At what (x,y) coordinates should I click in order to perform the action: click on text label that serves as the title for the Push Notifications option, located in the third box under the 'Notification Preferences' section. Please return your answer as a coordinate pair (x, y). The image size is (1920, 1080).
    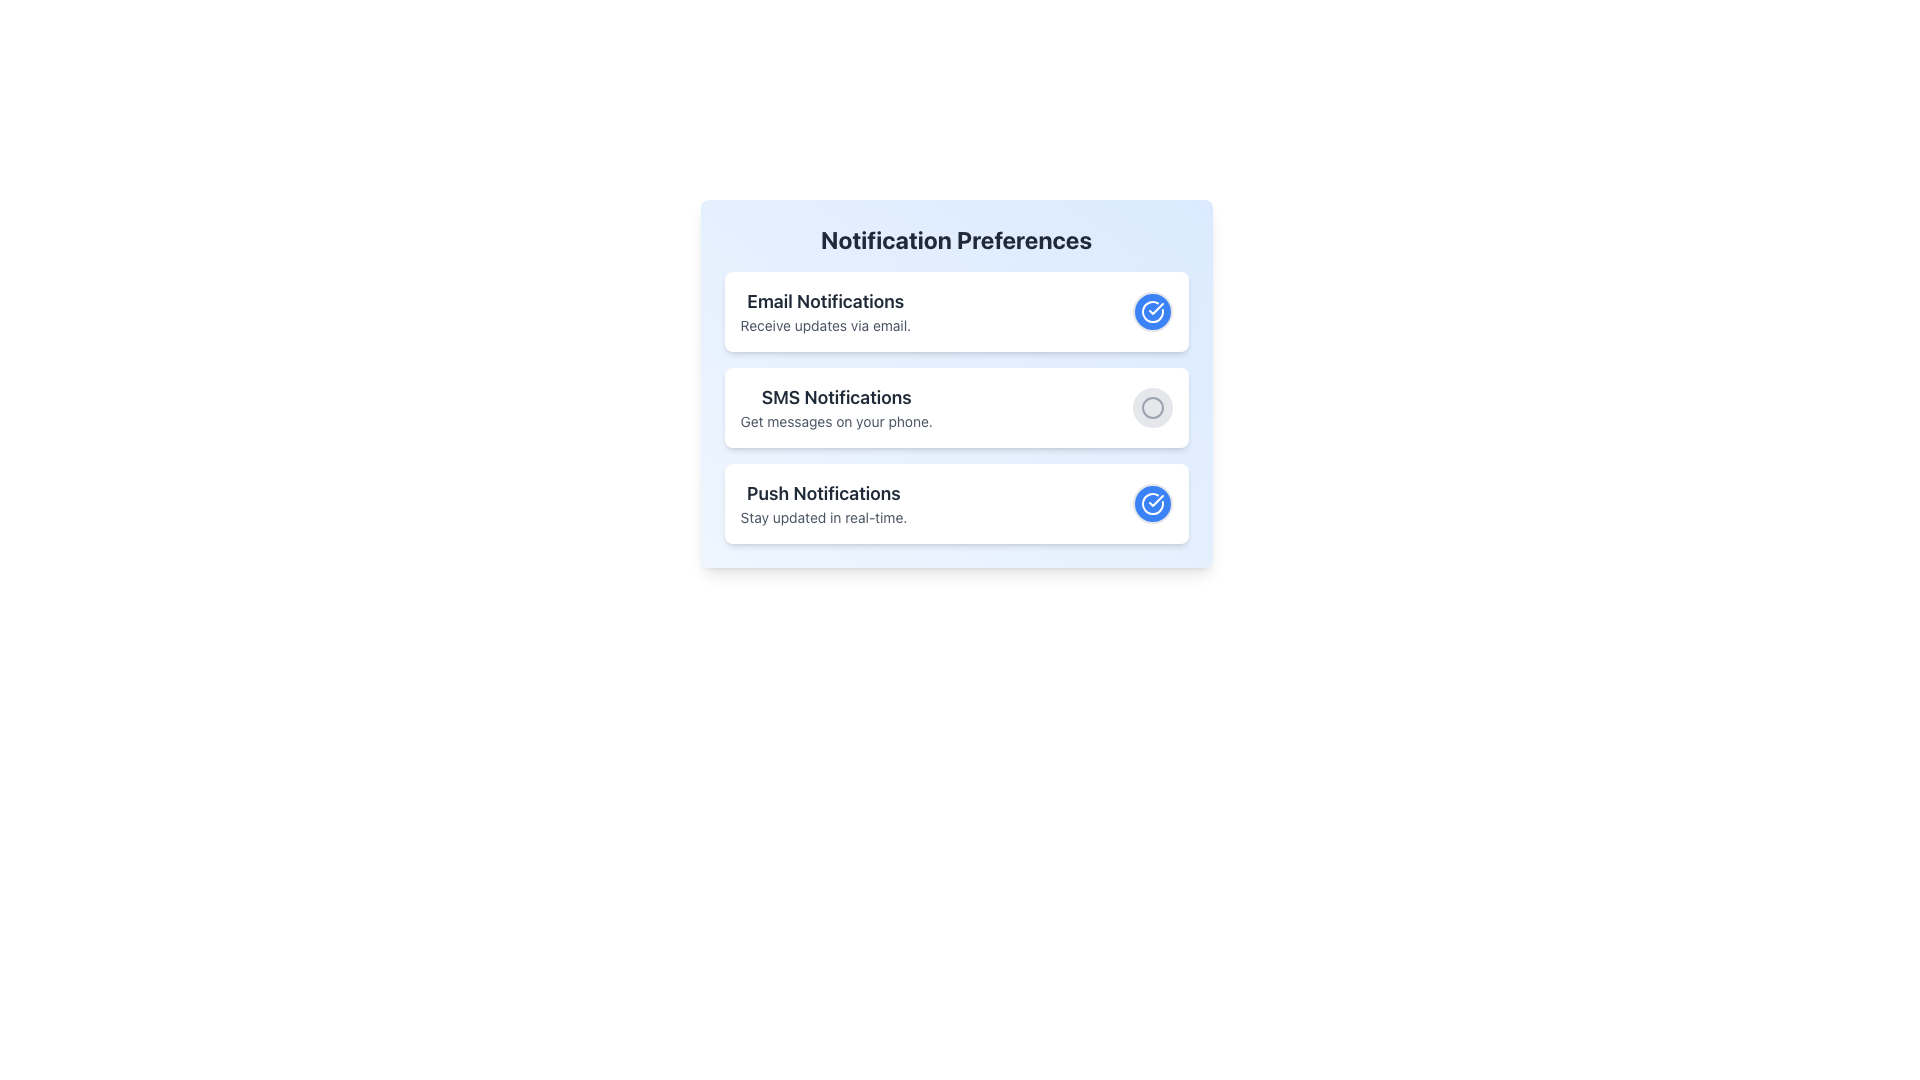
    Looking at the image, I should click on (823, 493).